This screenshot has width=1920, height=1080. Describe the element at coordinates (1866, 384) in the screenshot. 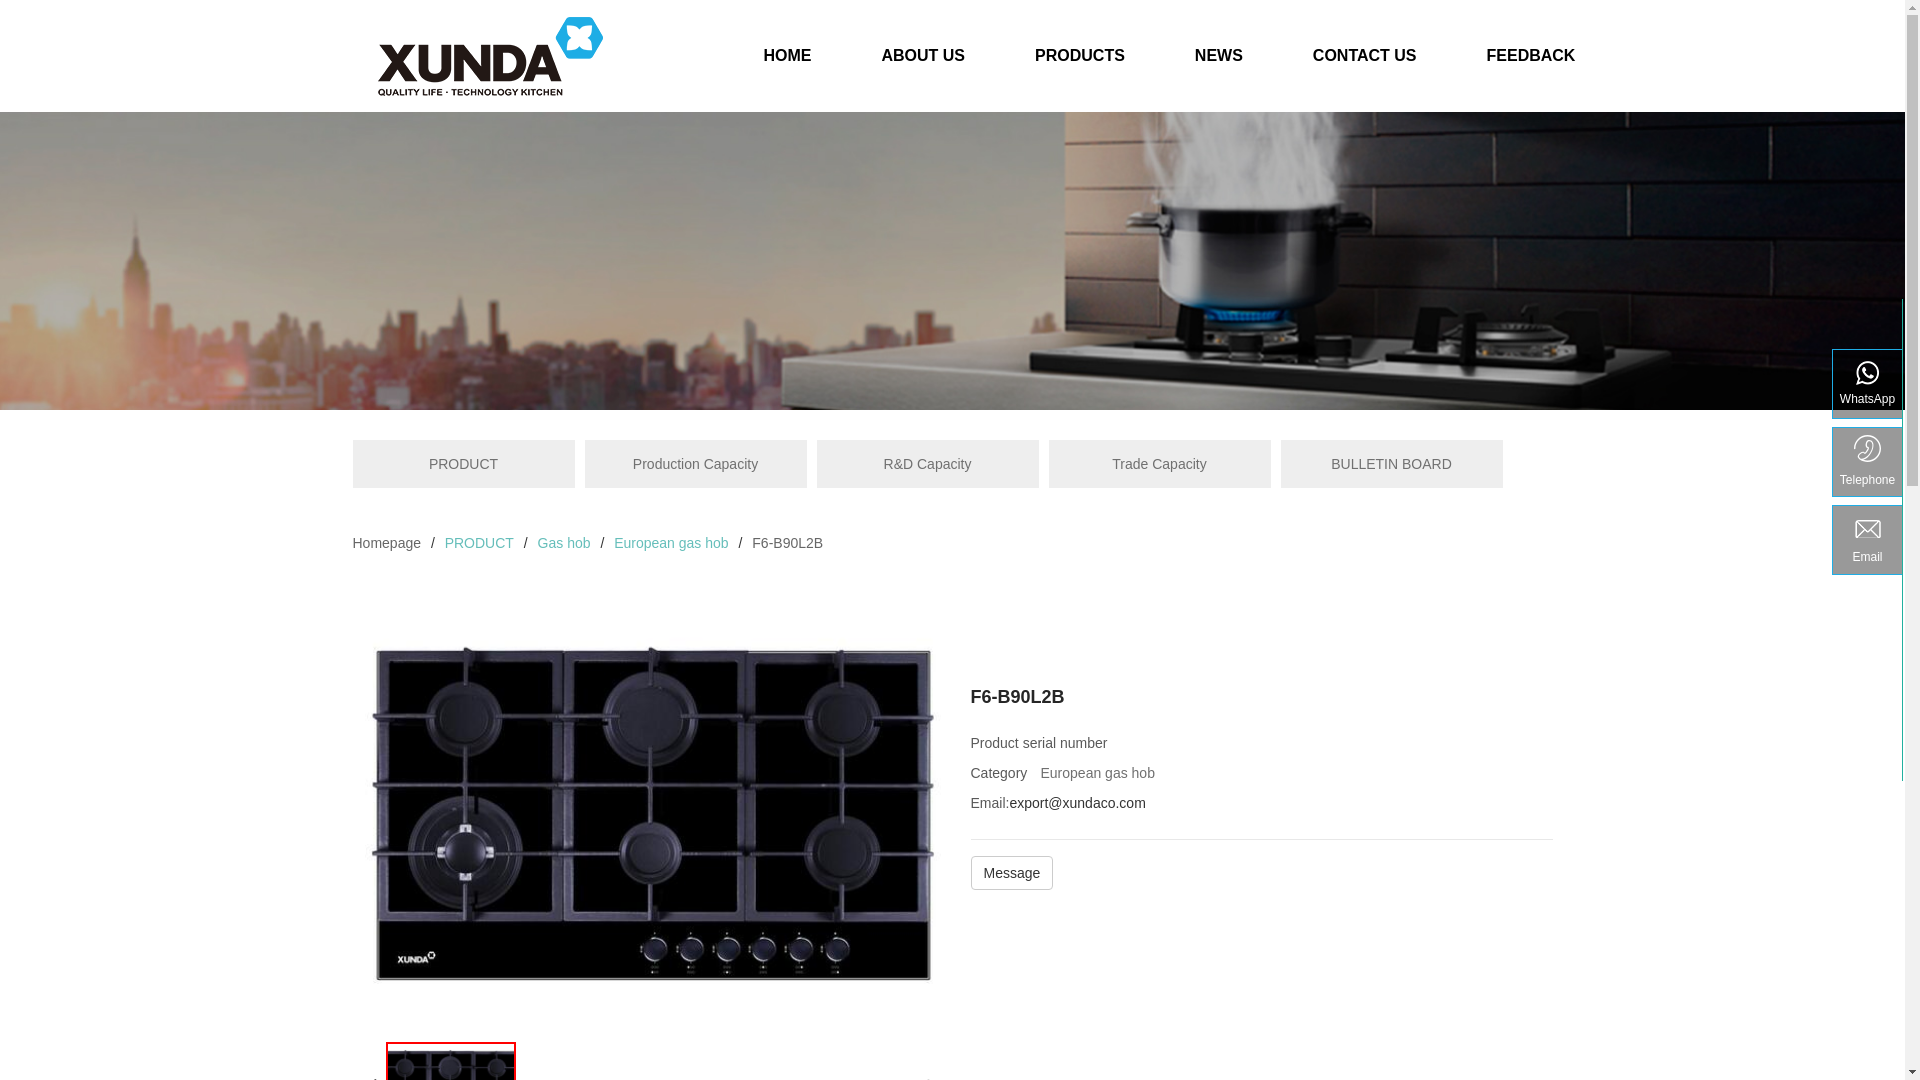

I see `'WhatsApp'` at that location.